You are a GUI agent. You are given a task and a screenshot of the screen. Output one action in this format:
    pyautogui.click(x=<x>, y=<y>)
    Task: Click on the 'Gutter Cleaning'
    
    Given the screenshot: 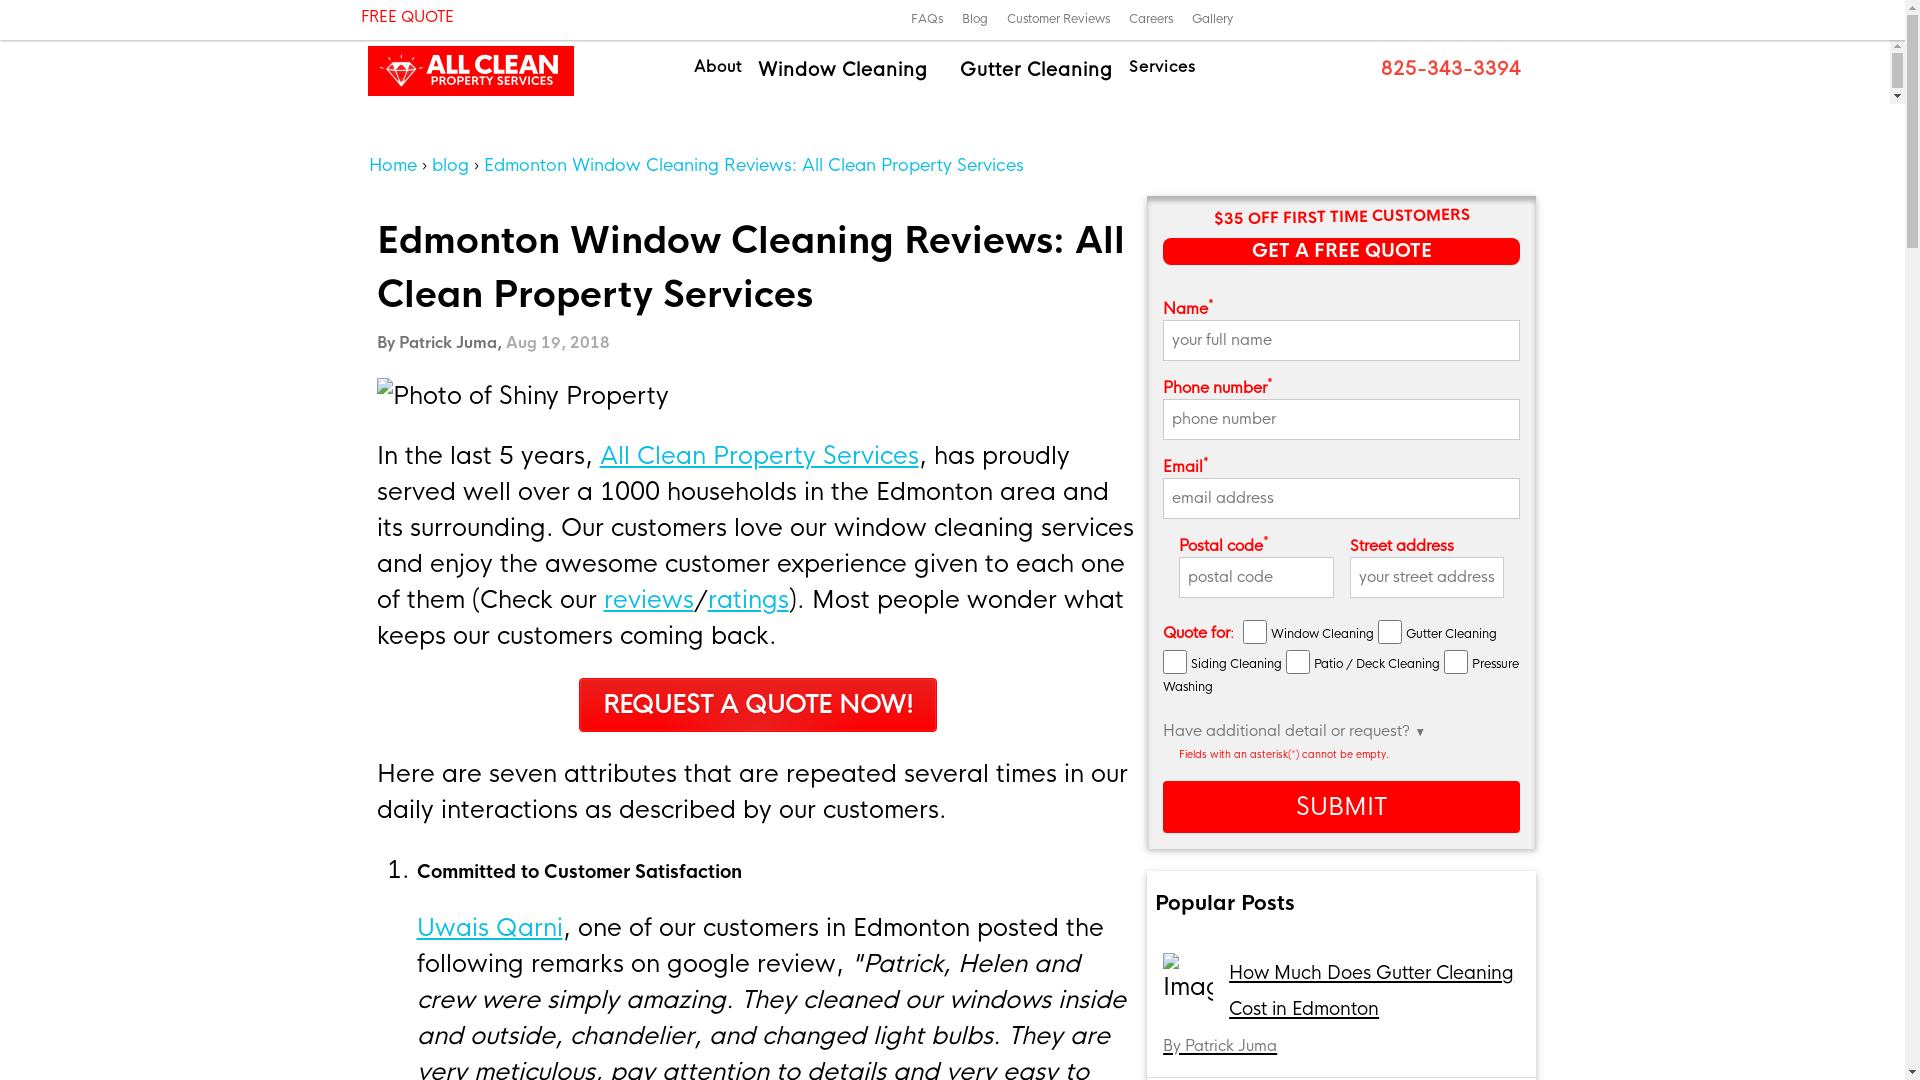 What is the action you would take?
    pyautogui.click(x=950, y=69)
    